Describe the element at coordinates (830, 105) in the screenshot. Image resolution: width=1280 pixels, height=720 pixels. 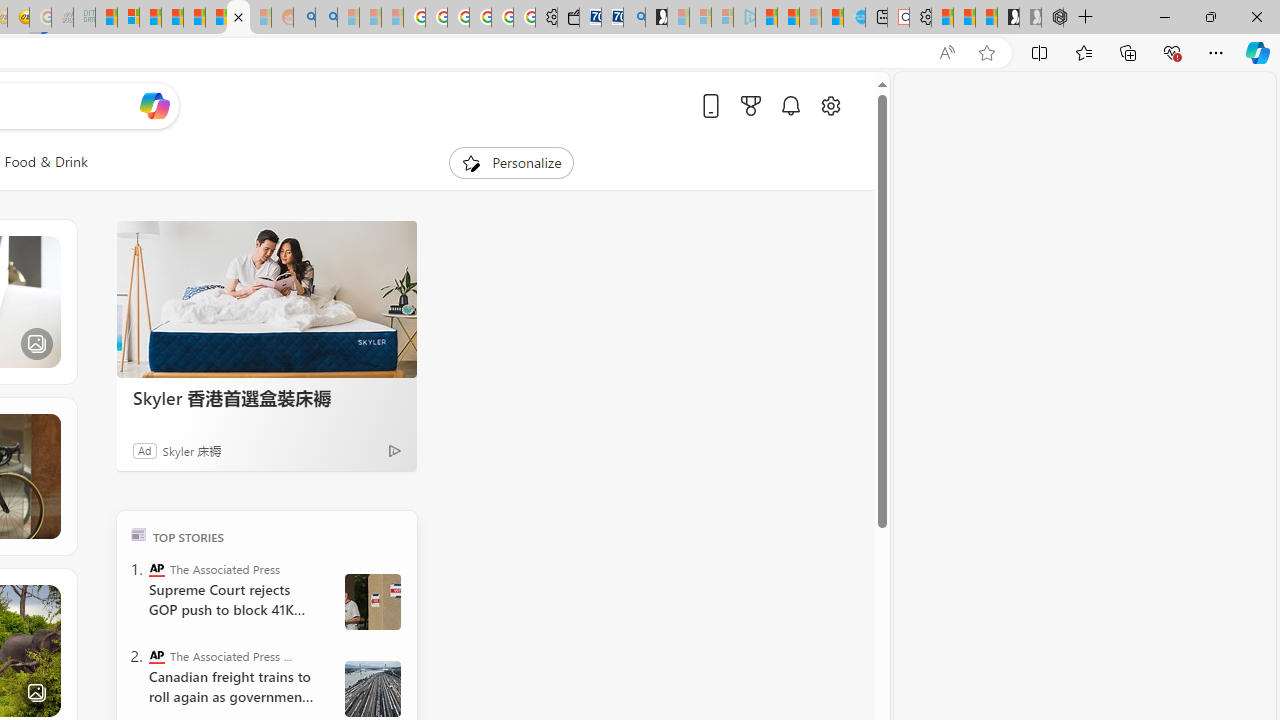
I see `'Open settings'` at that location.